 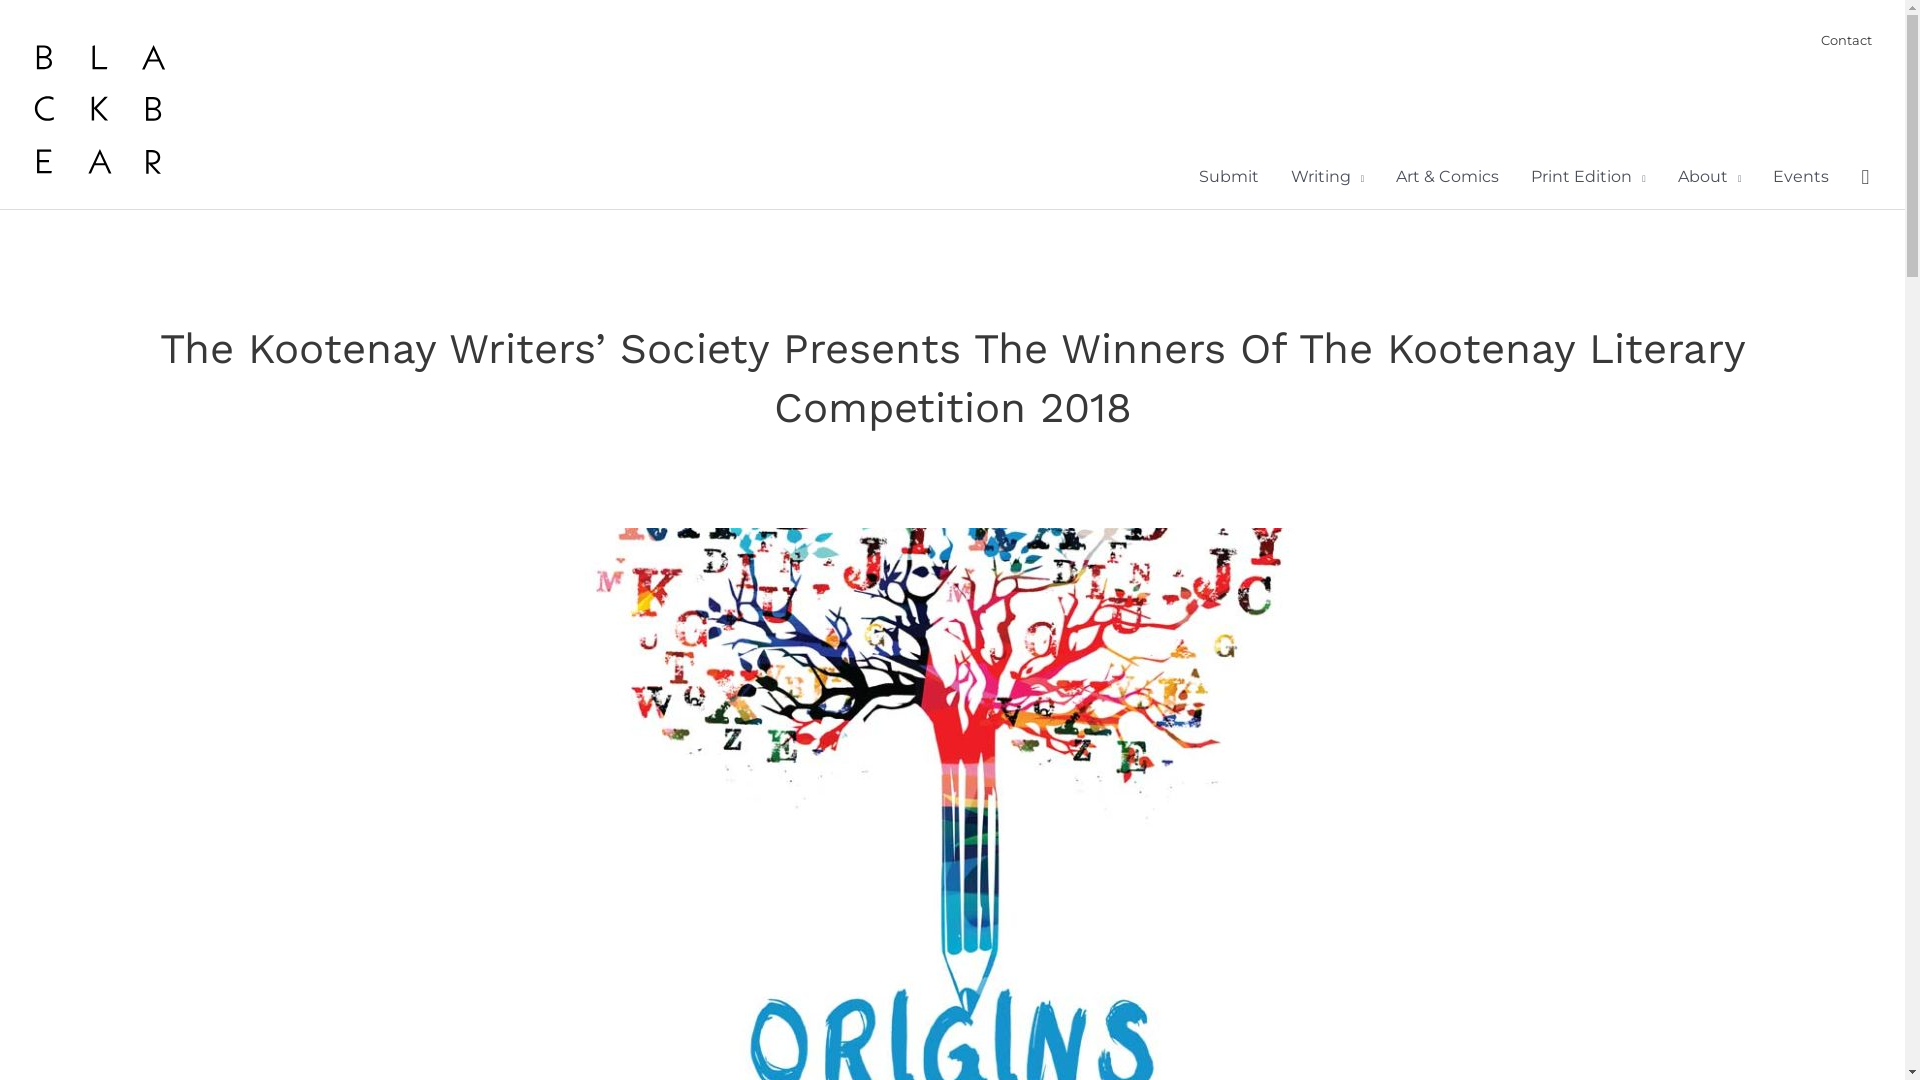 I want to click on 'Print Edition', so click(x=1587, y=176).